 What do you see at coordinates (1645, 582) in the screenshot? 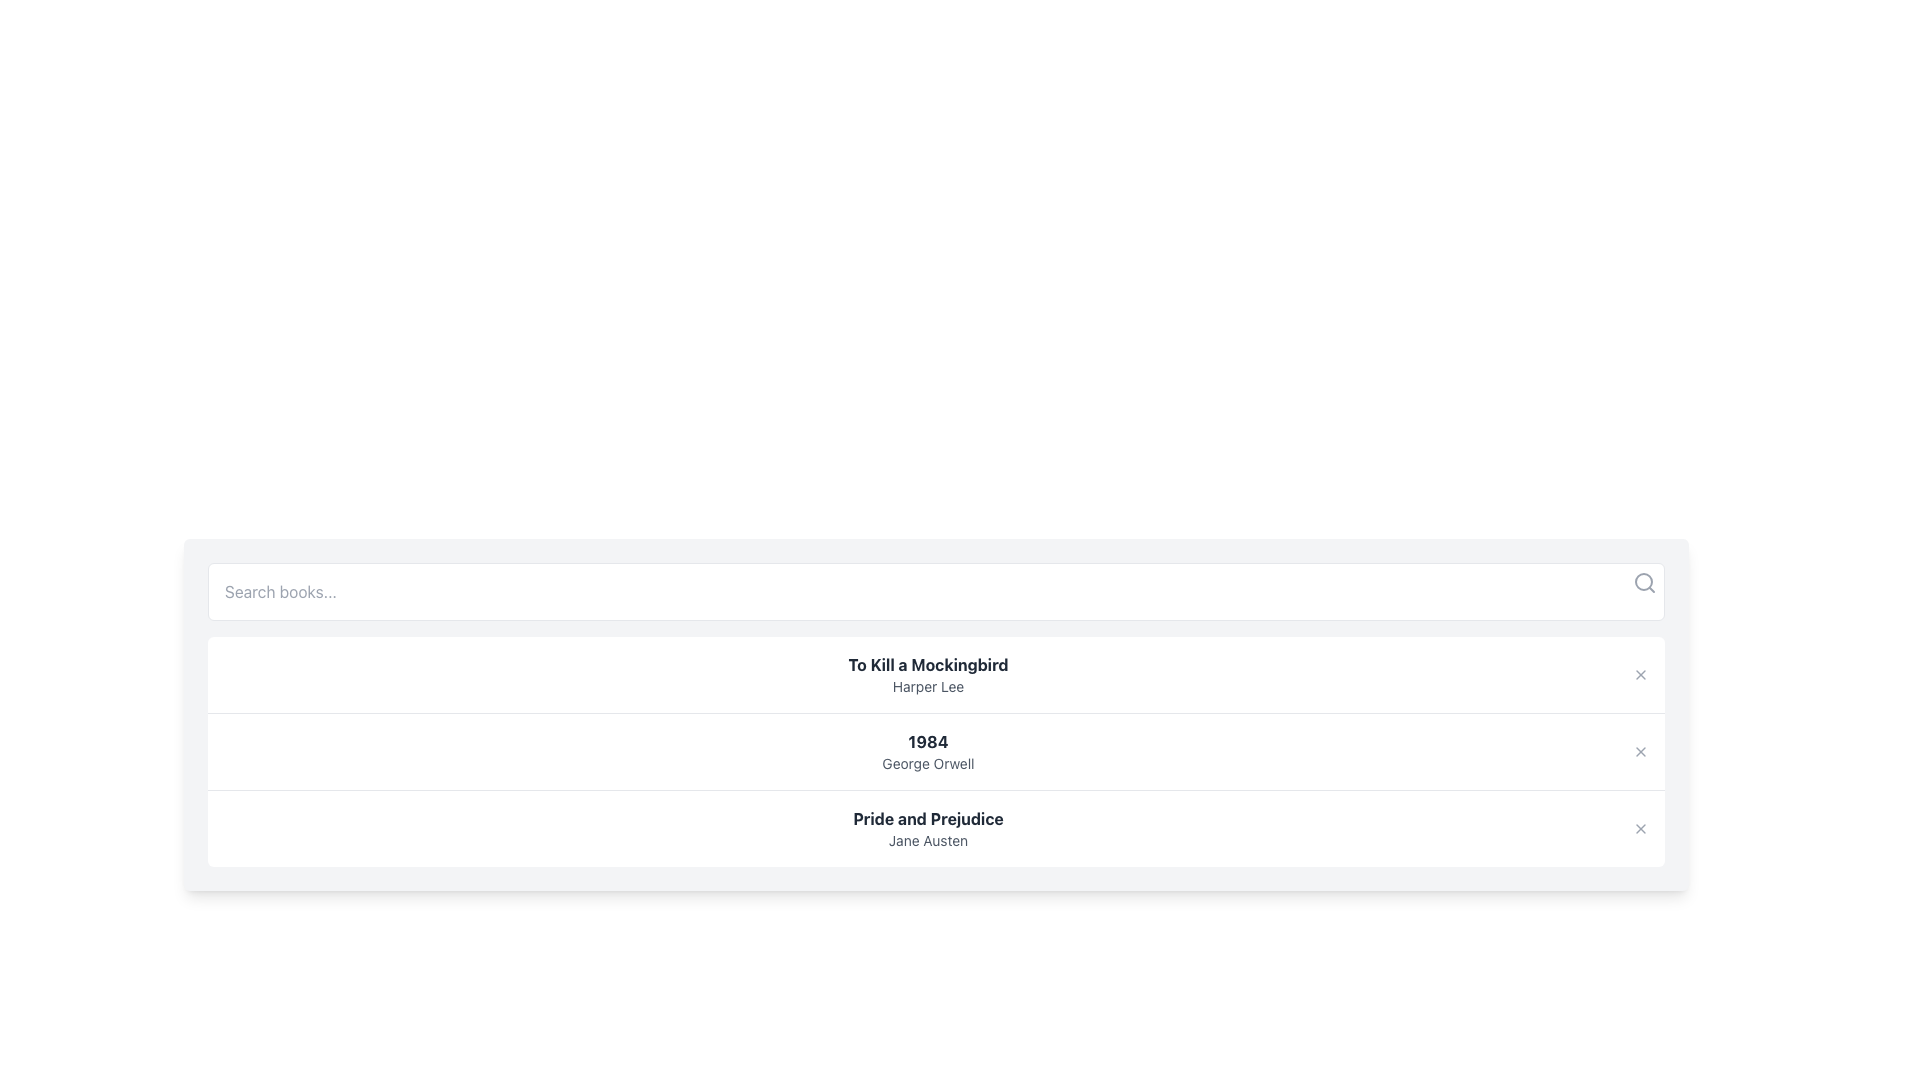
I see `the magnifying glass icon at the top-right corner of the search bar` at bounding box center [1645, 582].